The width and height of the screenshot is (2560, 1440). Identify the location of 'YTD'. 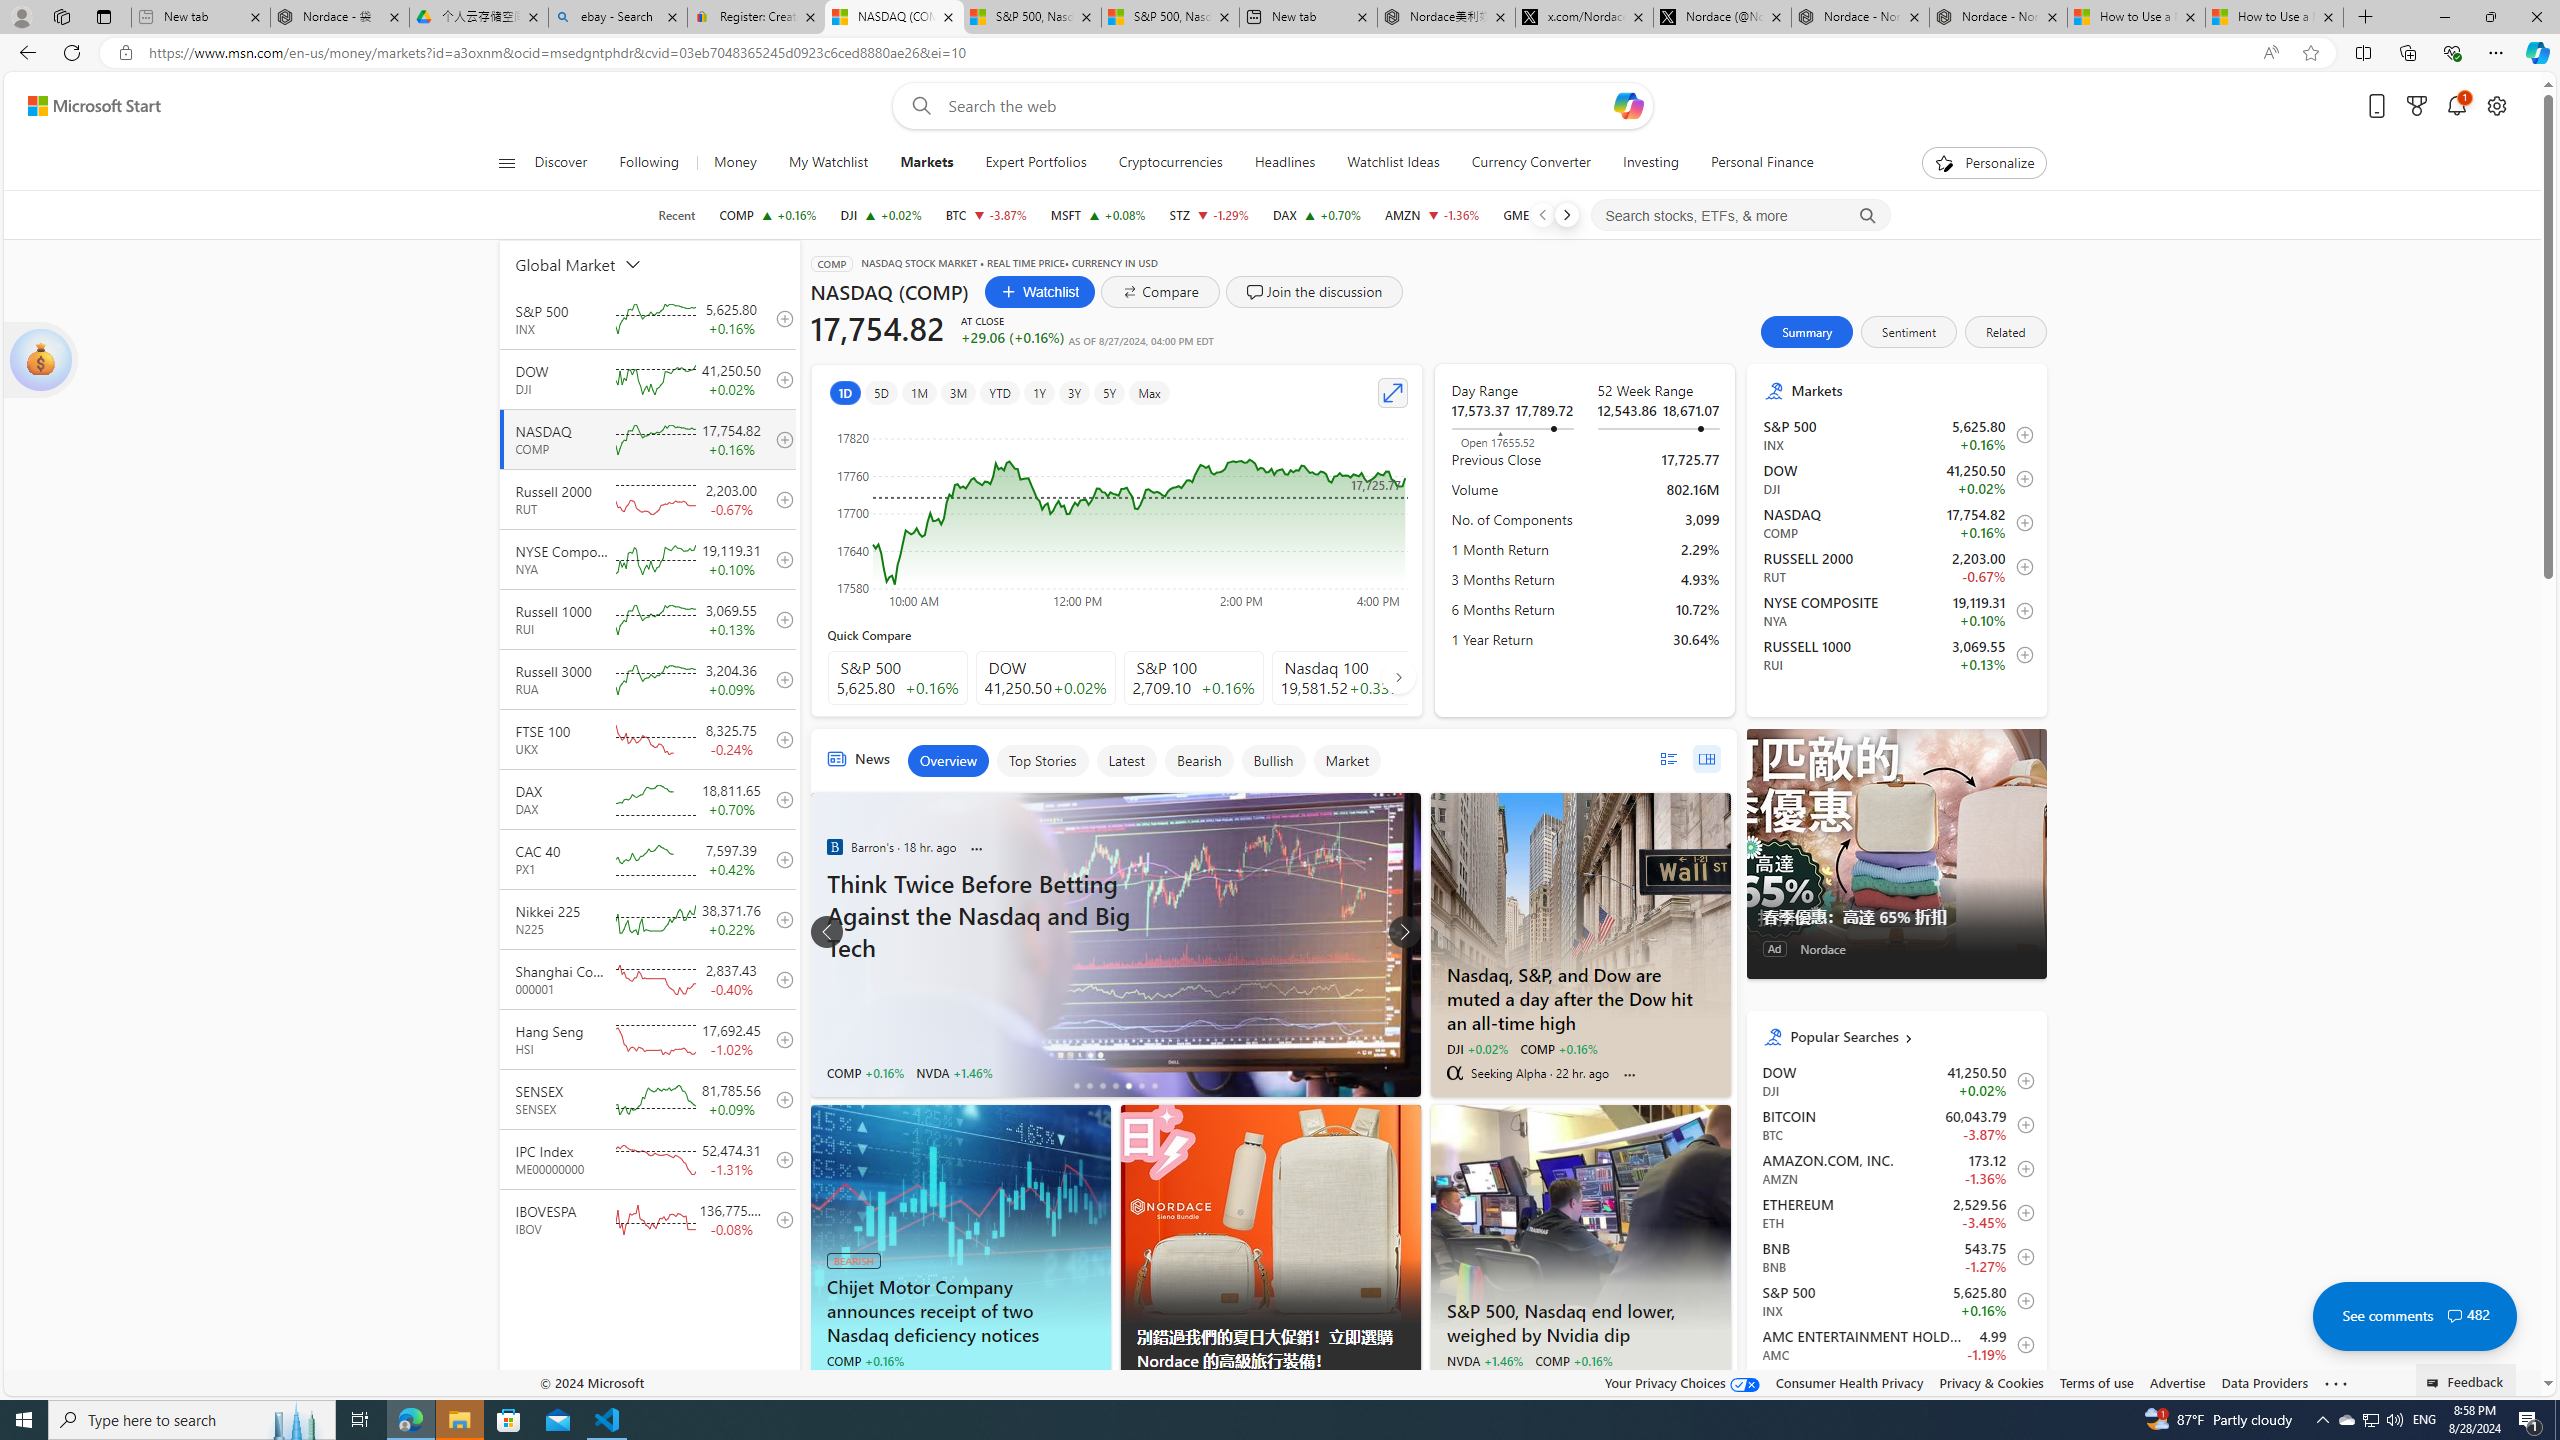
(998, 392).